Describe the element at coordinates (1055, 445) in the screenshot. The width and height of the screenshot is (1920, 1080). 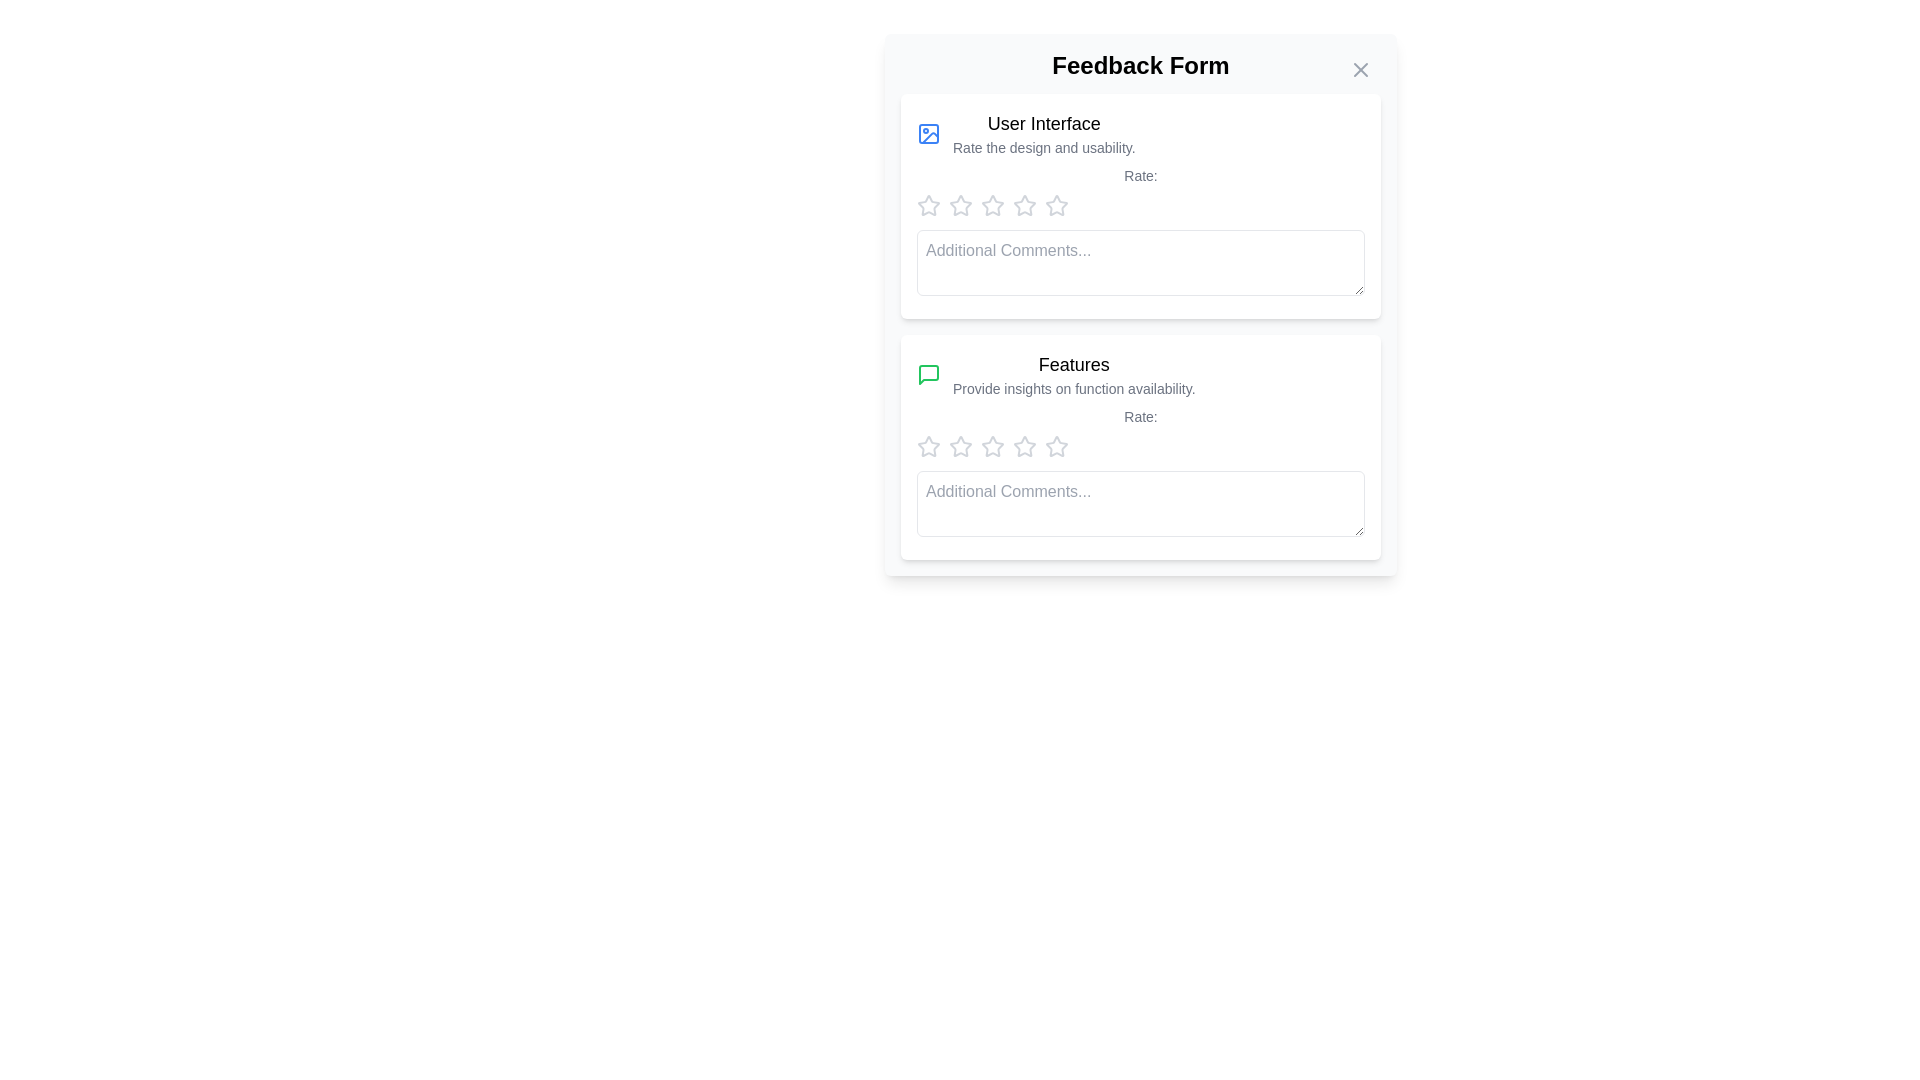
I see `the fourth star-shaped icon in the 'Features' section of the feedback form` at that location.